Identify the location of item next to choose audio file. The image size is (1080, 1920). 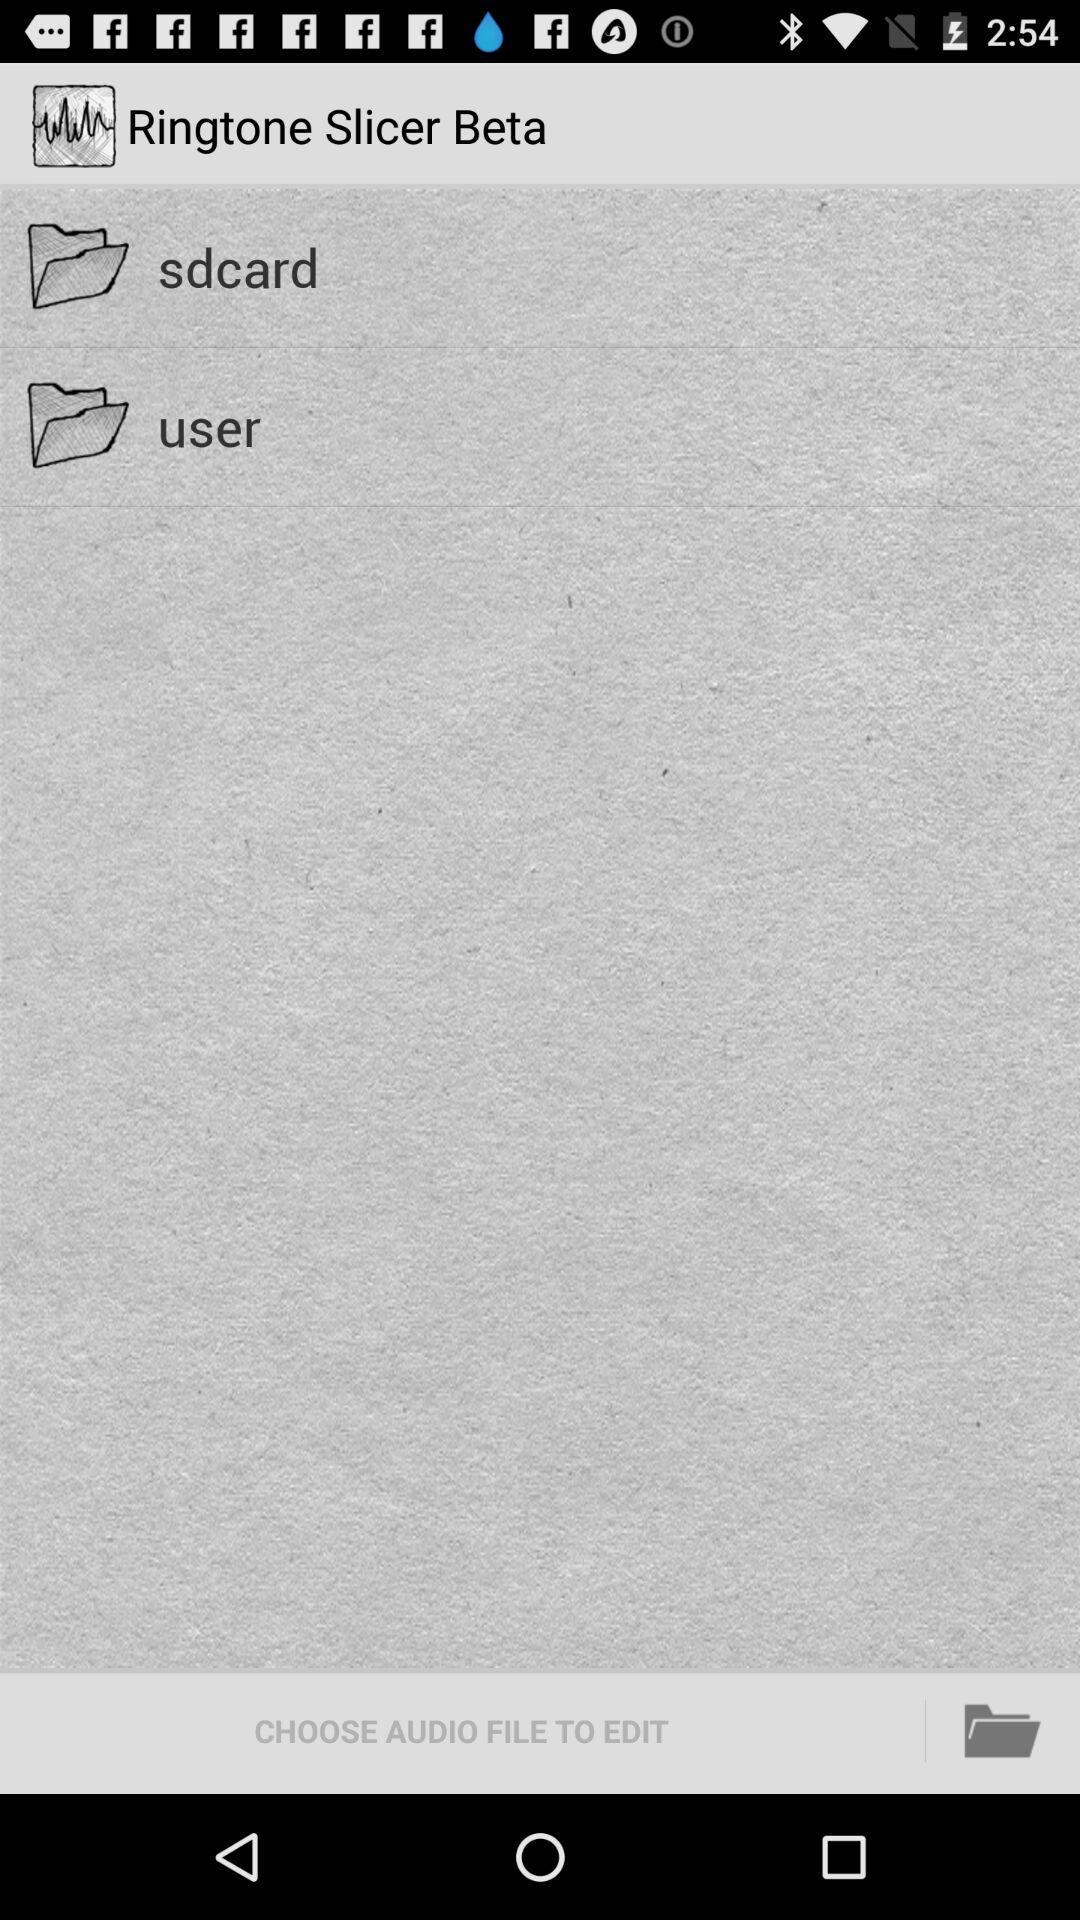
(1003, 1730).